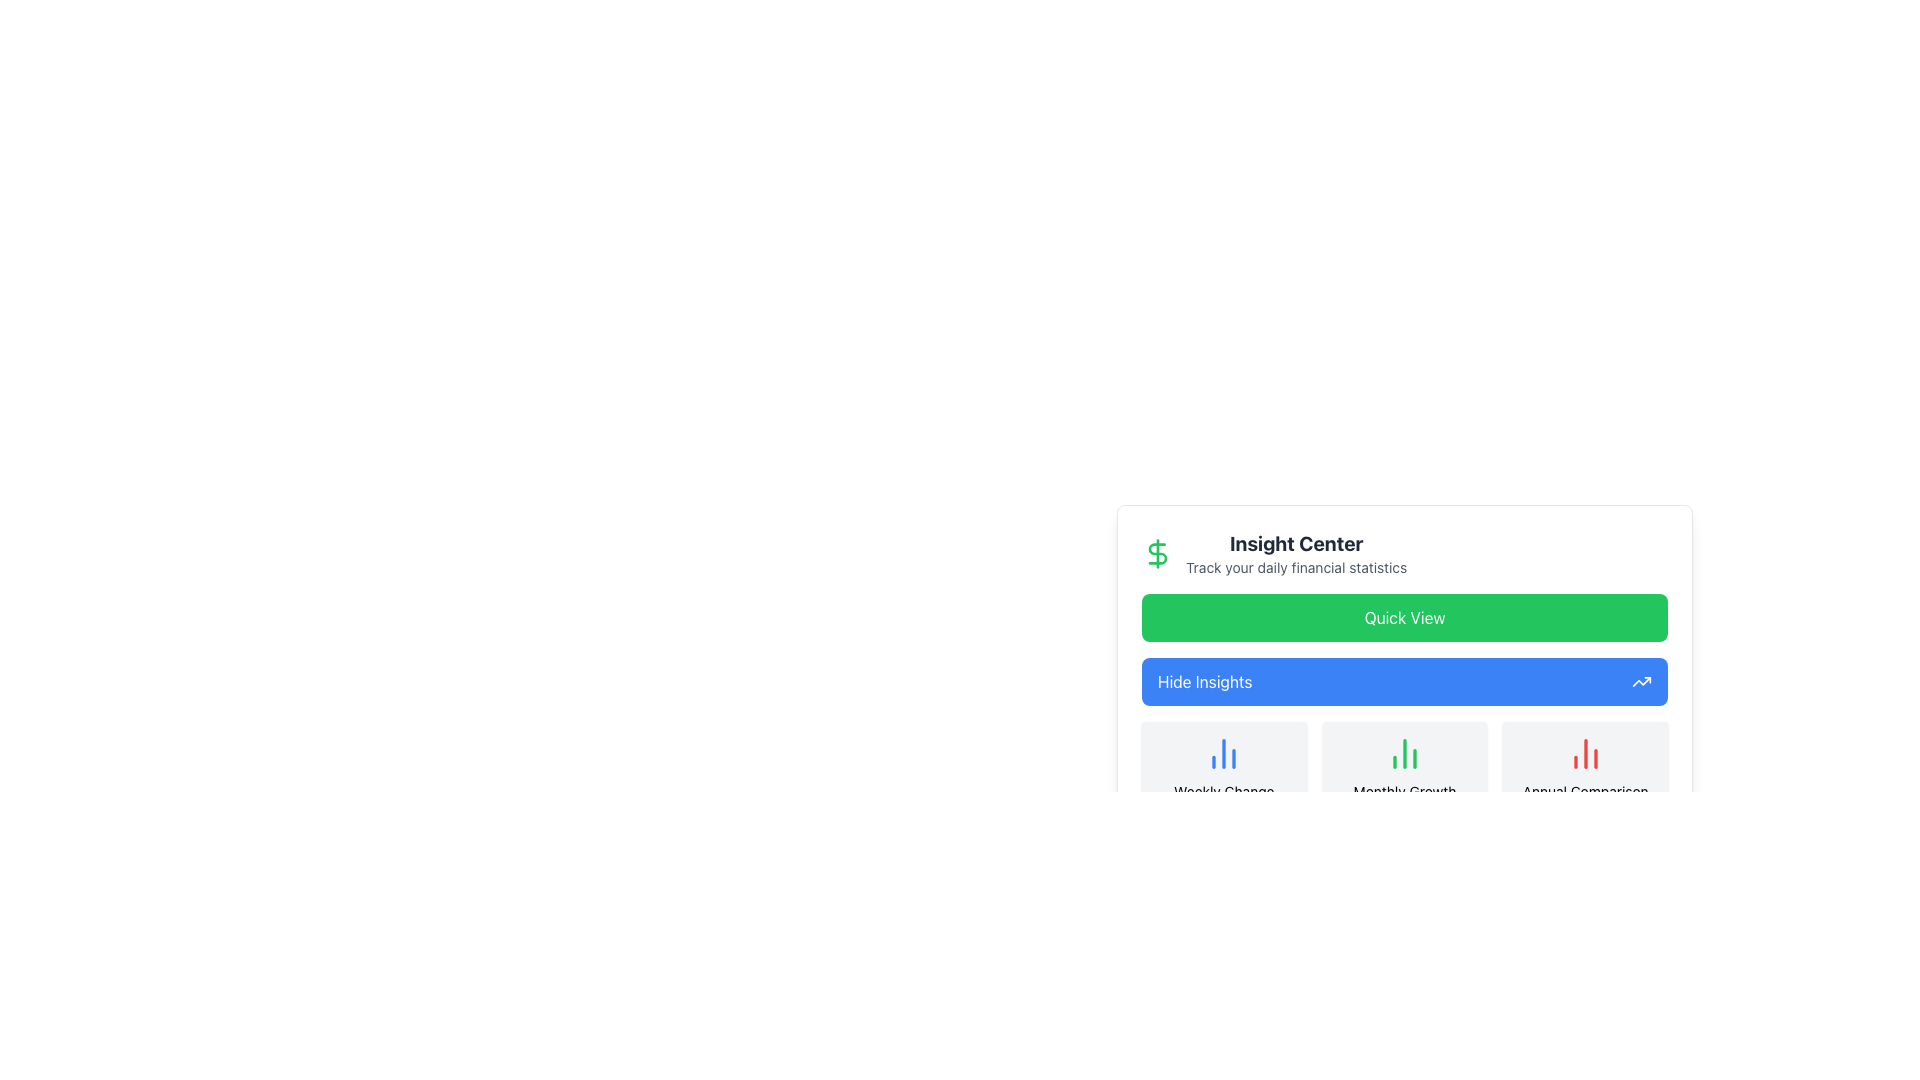 The height and width of the screenshot is (1080, 1920). What do you see at coordinates (1157, 554) in the screenshot?
I see `the green dollar sign icon, which is styled as a line art icon and is positioned to the left of the 'Insight Center' text block` at bounding box center [1157, 554].